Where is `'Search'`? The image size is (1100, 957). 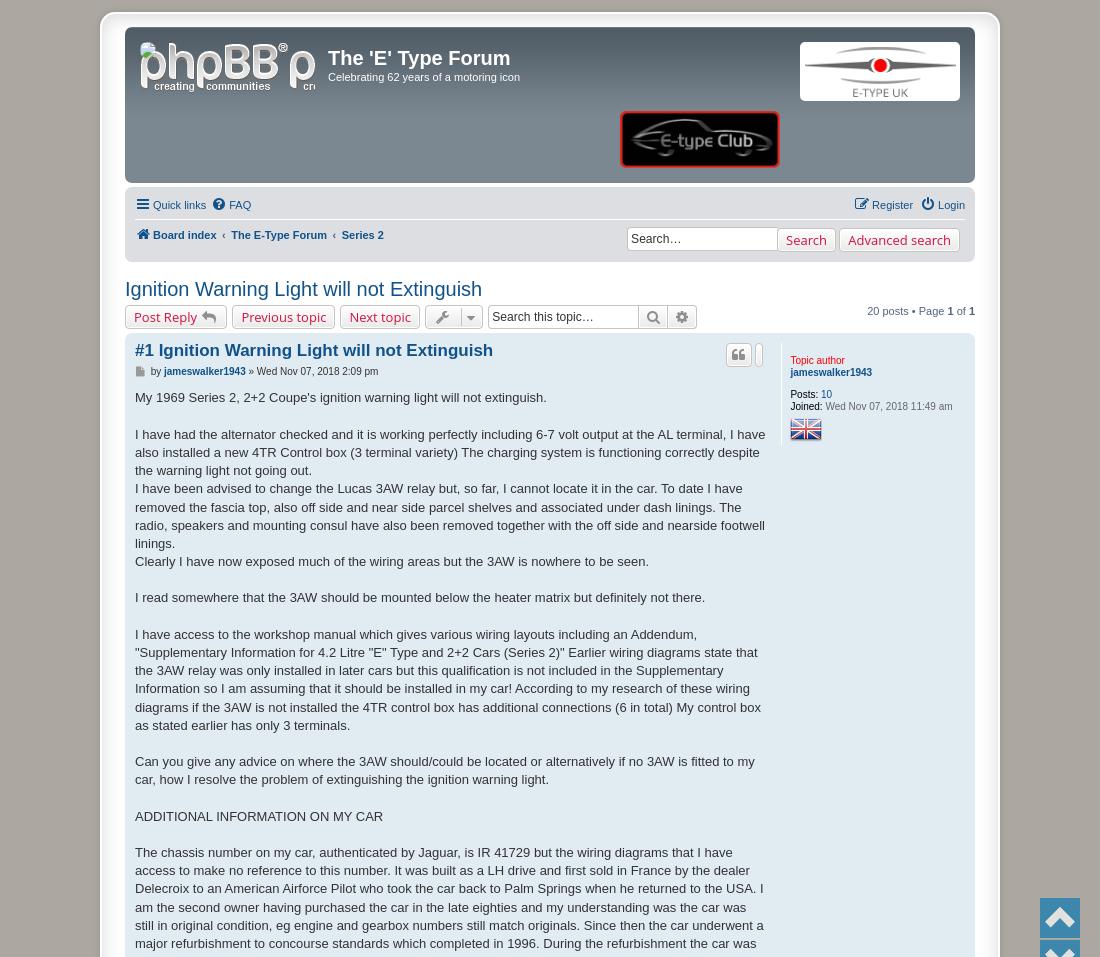
'Search' is located at coordinates (805, 237).